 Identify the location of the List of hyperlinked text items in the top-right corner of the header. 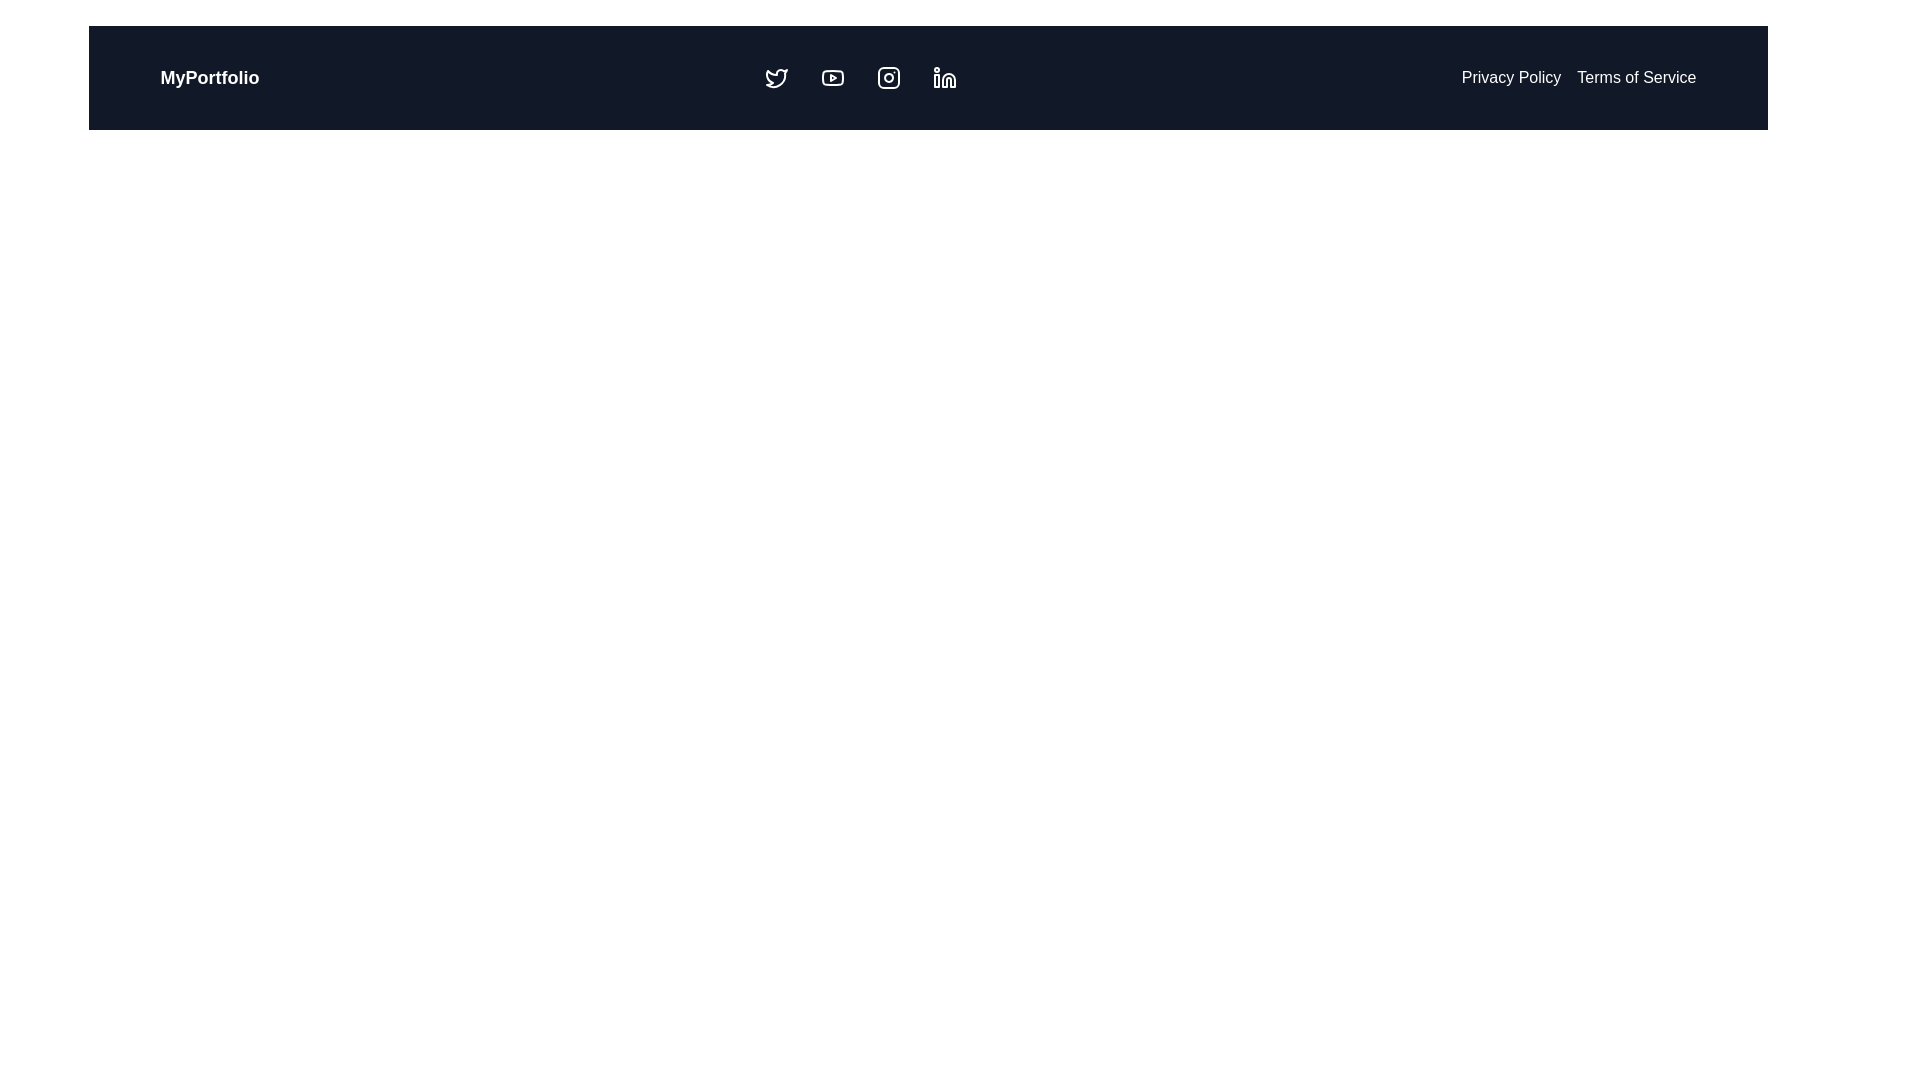
(1578, 76).